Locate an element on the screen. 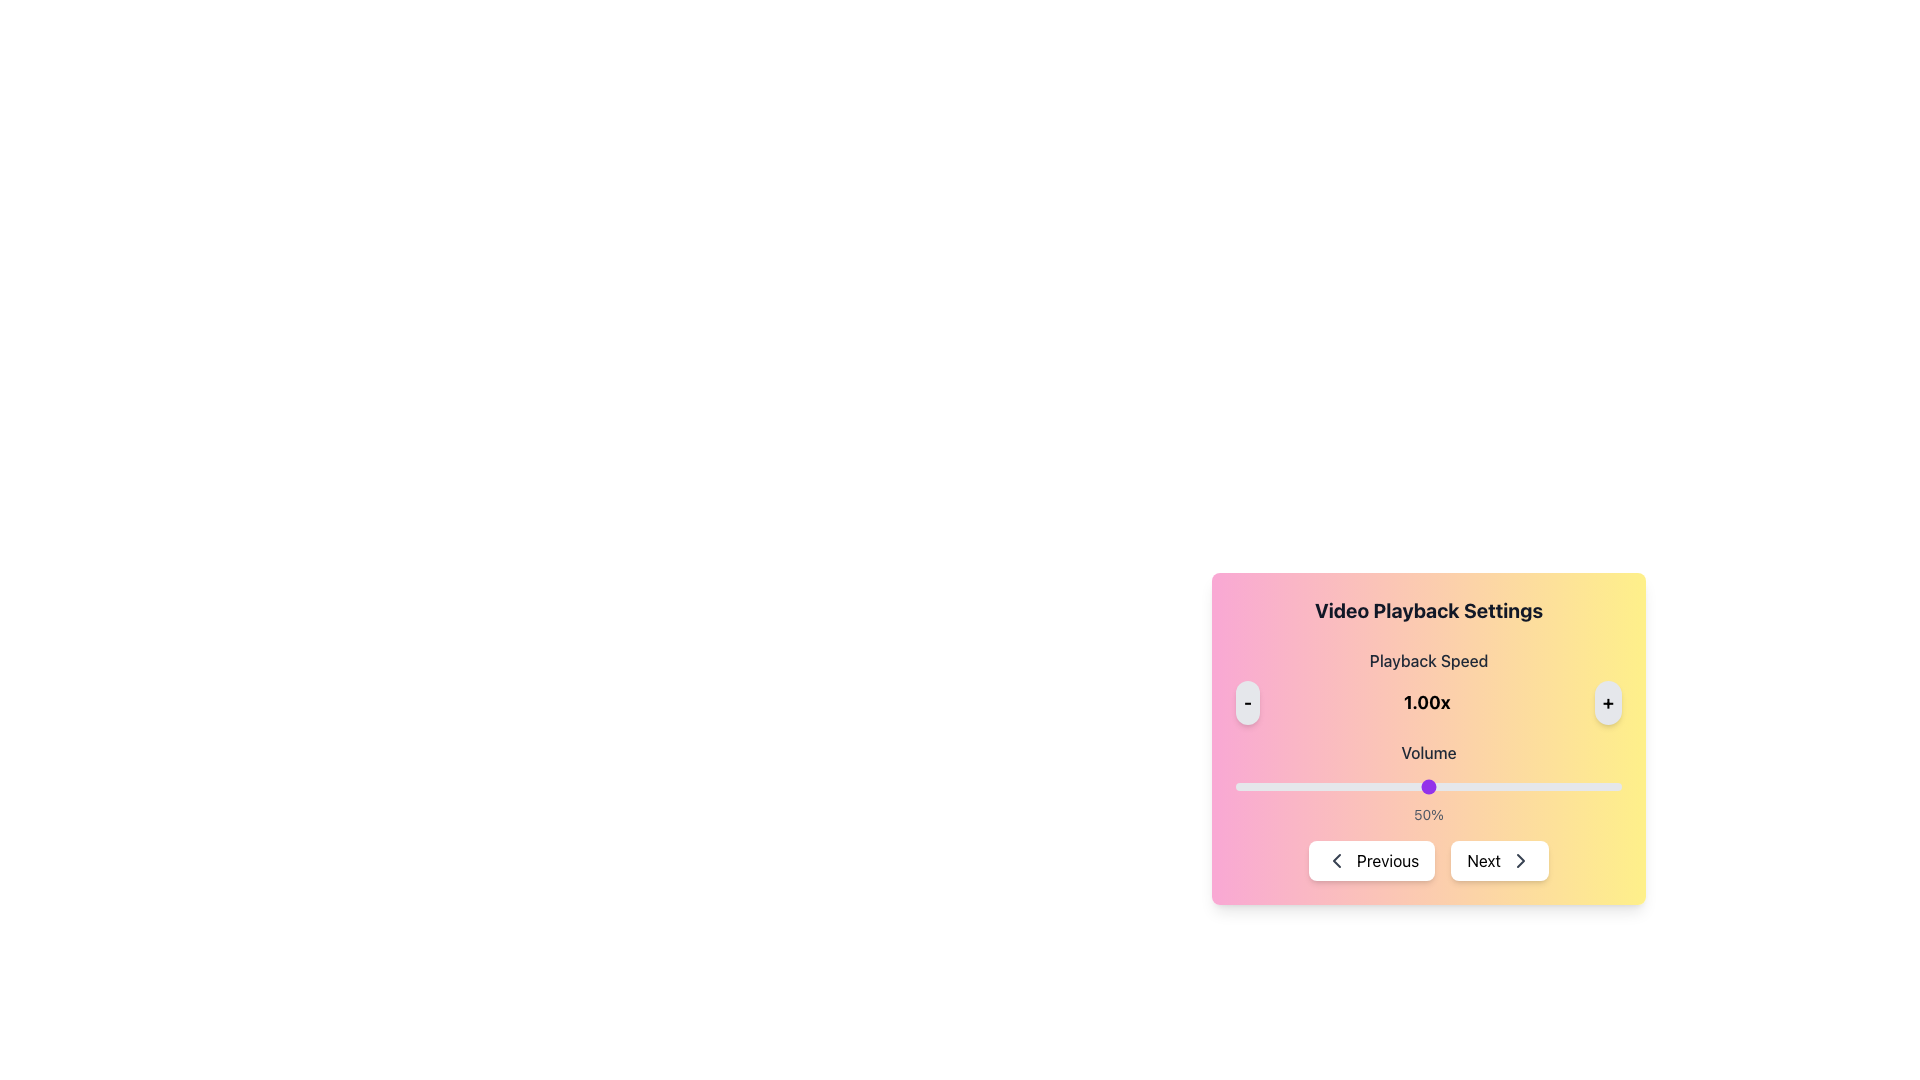  the left-pointing chevron icon located in the bottom-left corner above the 'Previous' button is located at coordinates (1337, 859).